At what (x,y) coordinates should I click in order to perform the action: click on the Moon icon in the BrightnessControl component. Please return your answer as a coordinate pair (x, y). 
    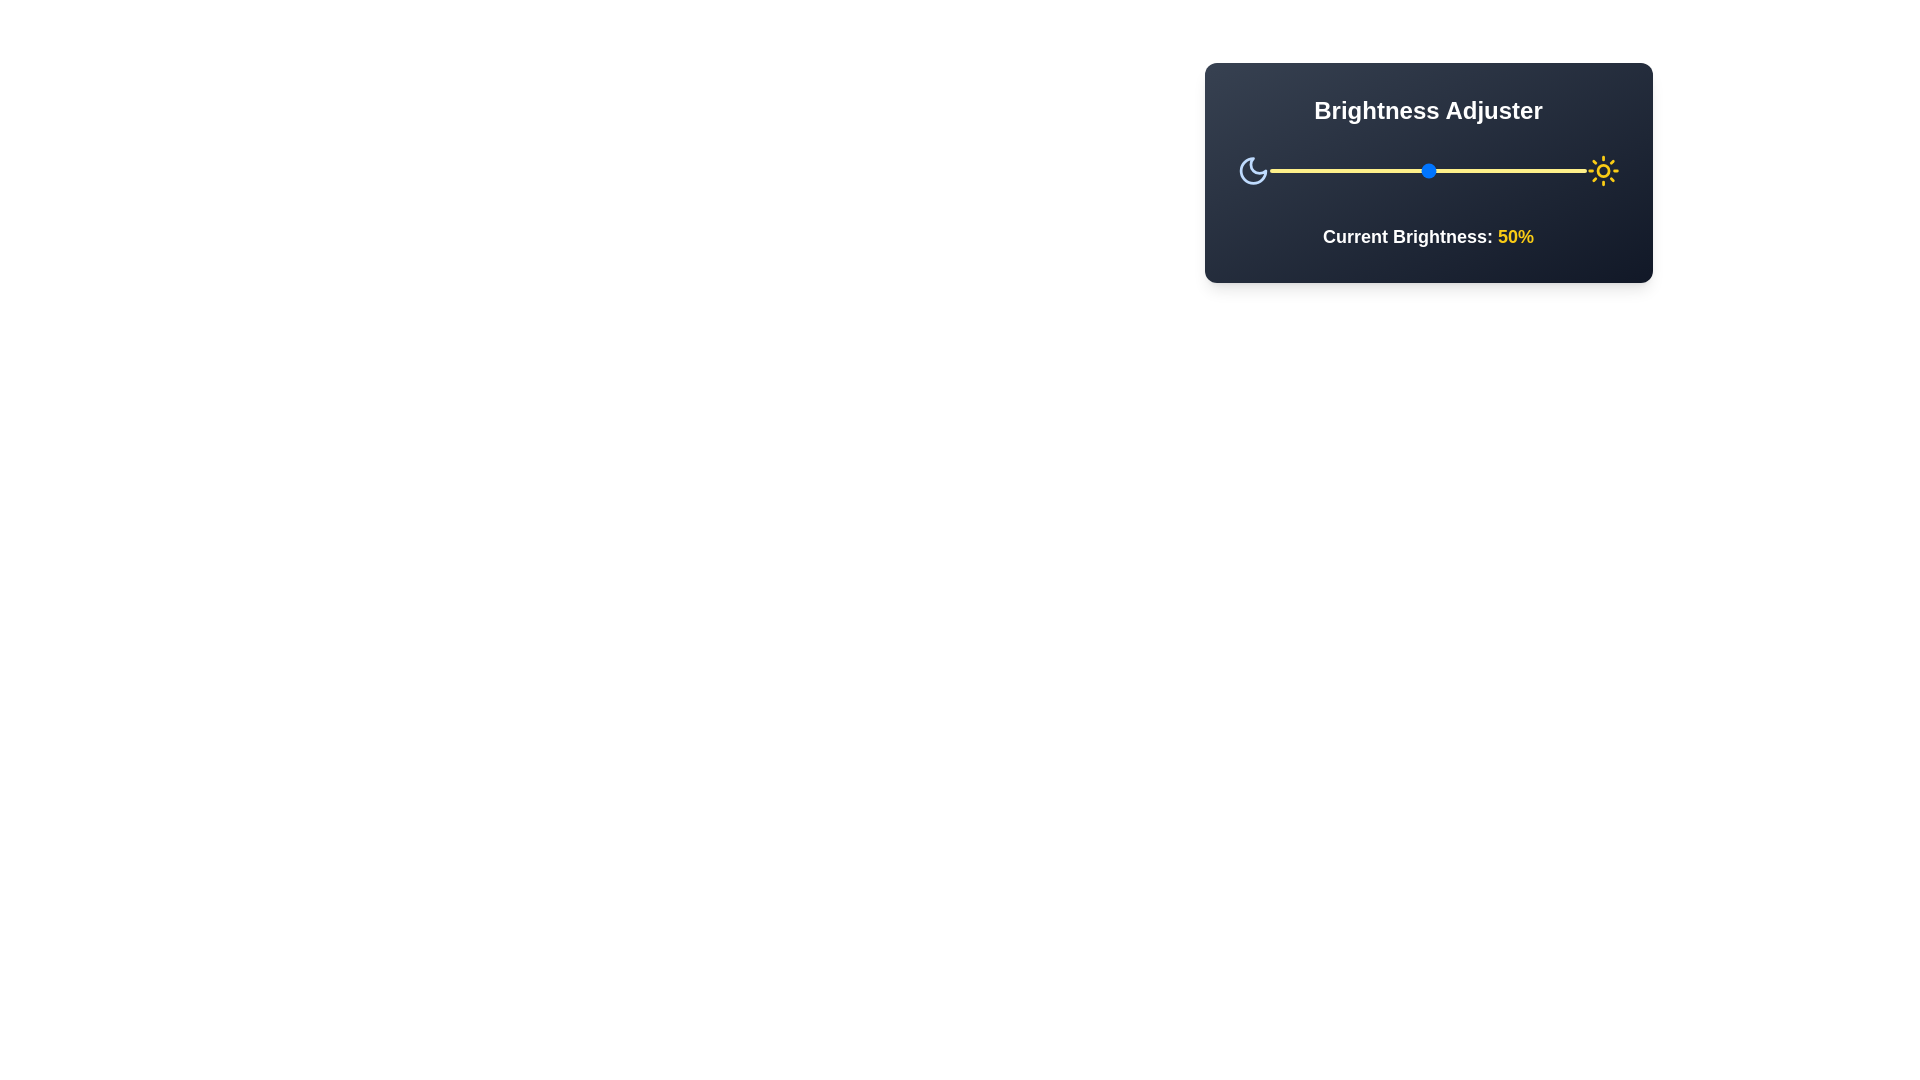
    Looking at the image, I should click on (1251, 169).